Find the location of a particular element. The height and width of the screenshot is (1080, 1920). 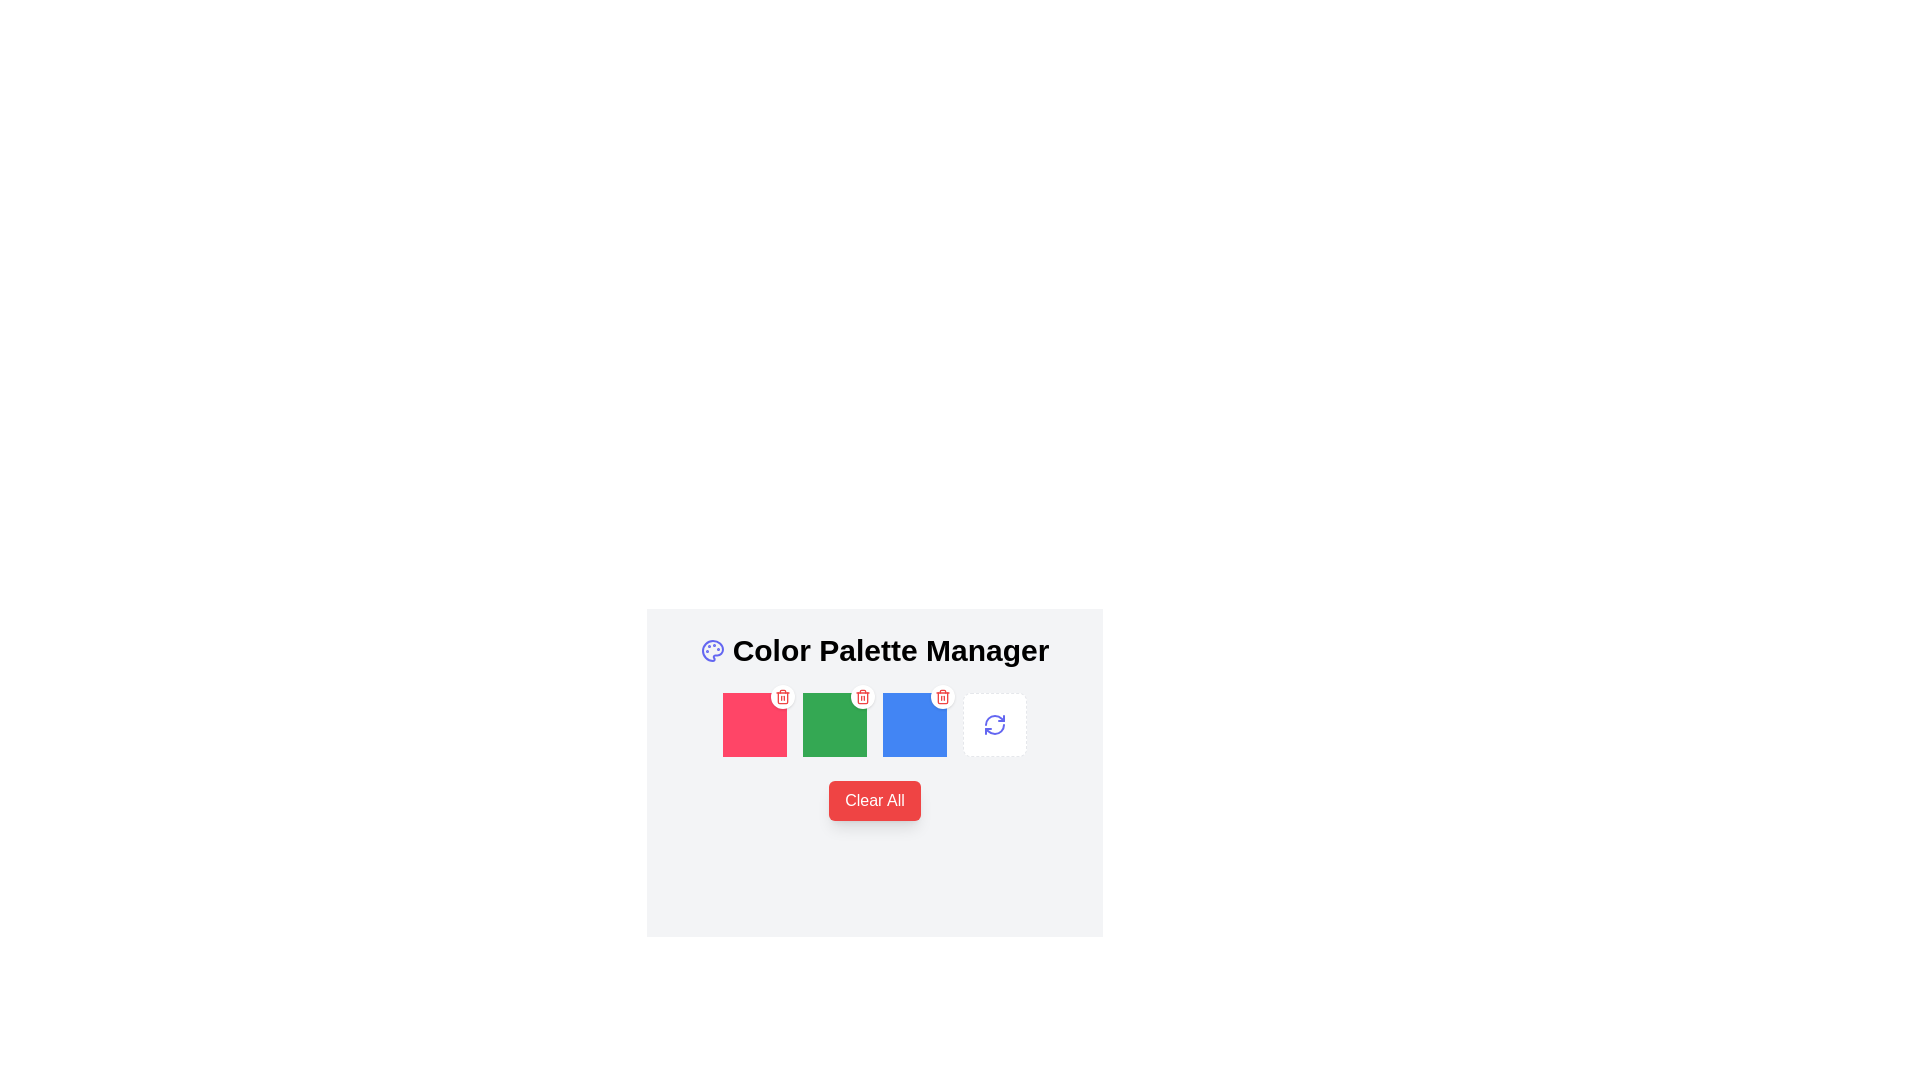

the red trash bin icon button located in the upper-right corner of the green block is located at coordinates (781, 696).